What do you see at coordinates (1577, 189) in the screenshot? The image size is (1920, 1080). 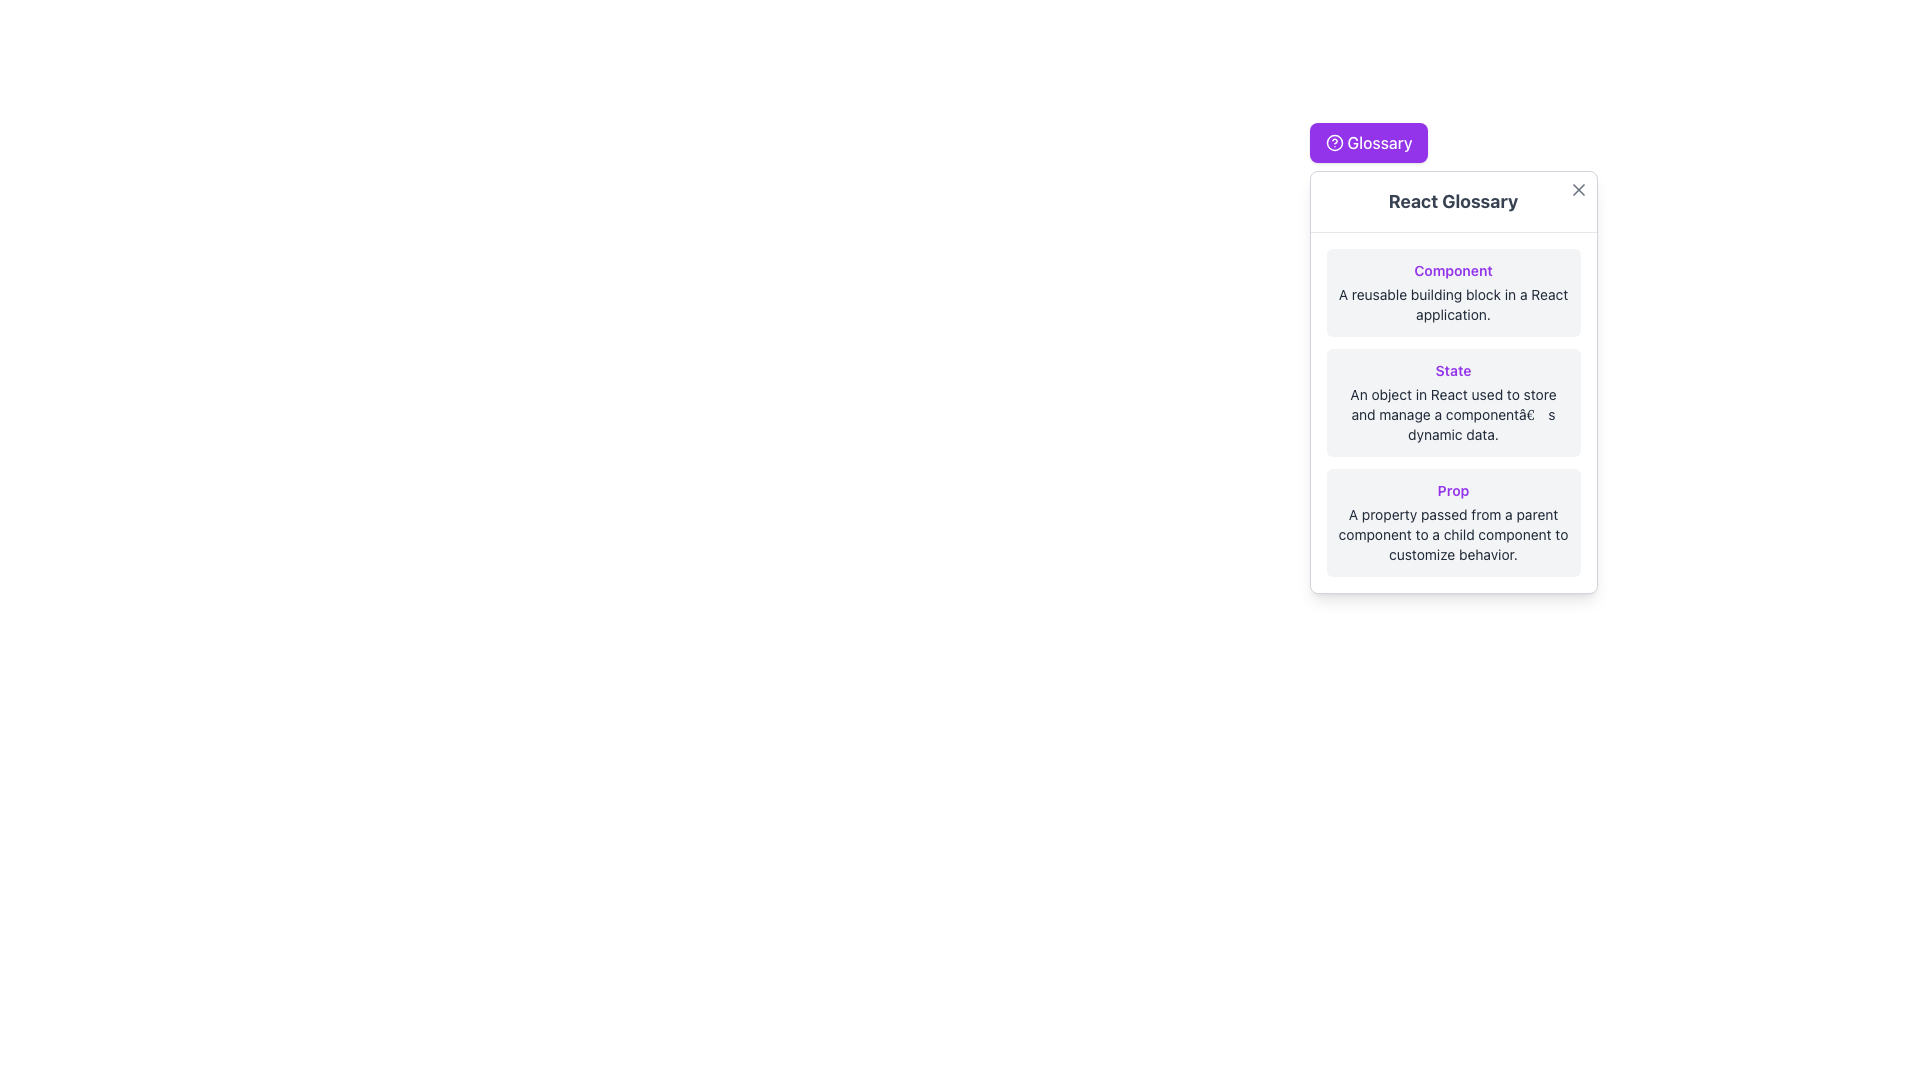 I see `the close icon styled as an 'X' located in the top-right corner of the 'React Glossary' panel to dismiss it` at bounding box center [1577, 189].